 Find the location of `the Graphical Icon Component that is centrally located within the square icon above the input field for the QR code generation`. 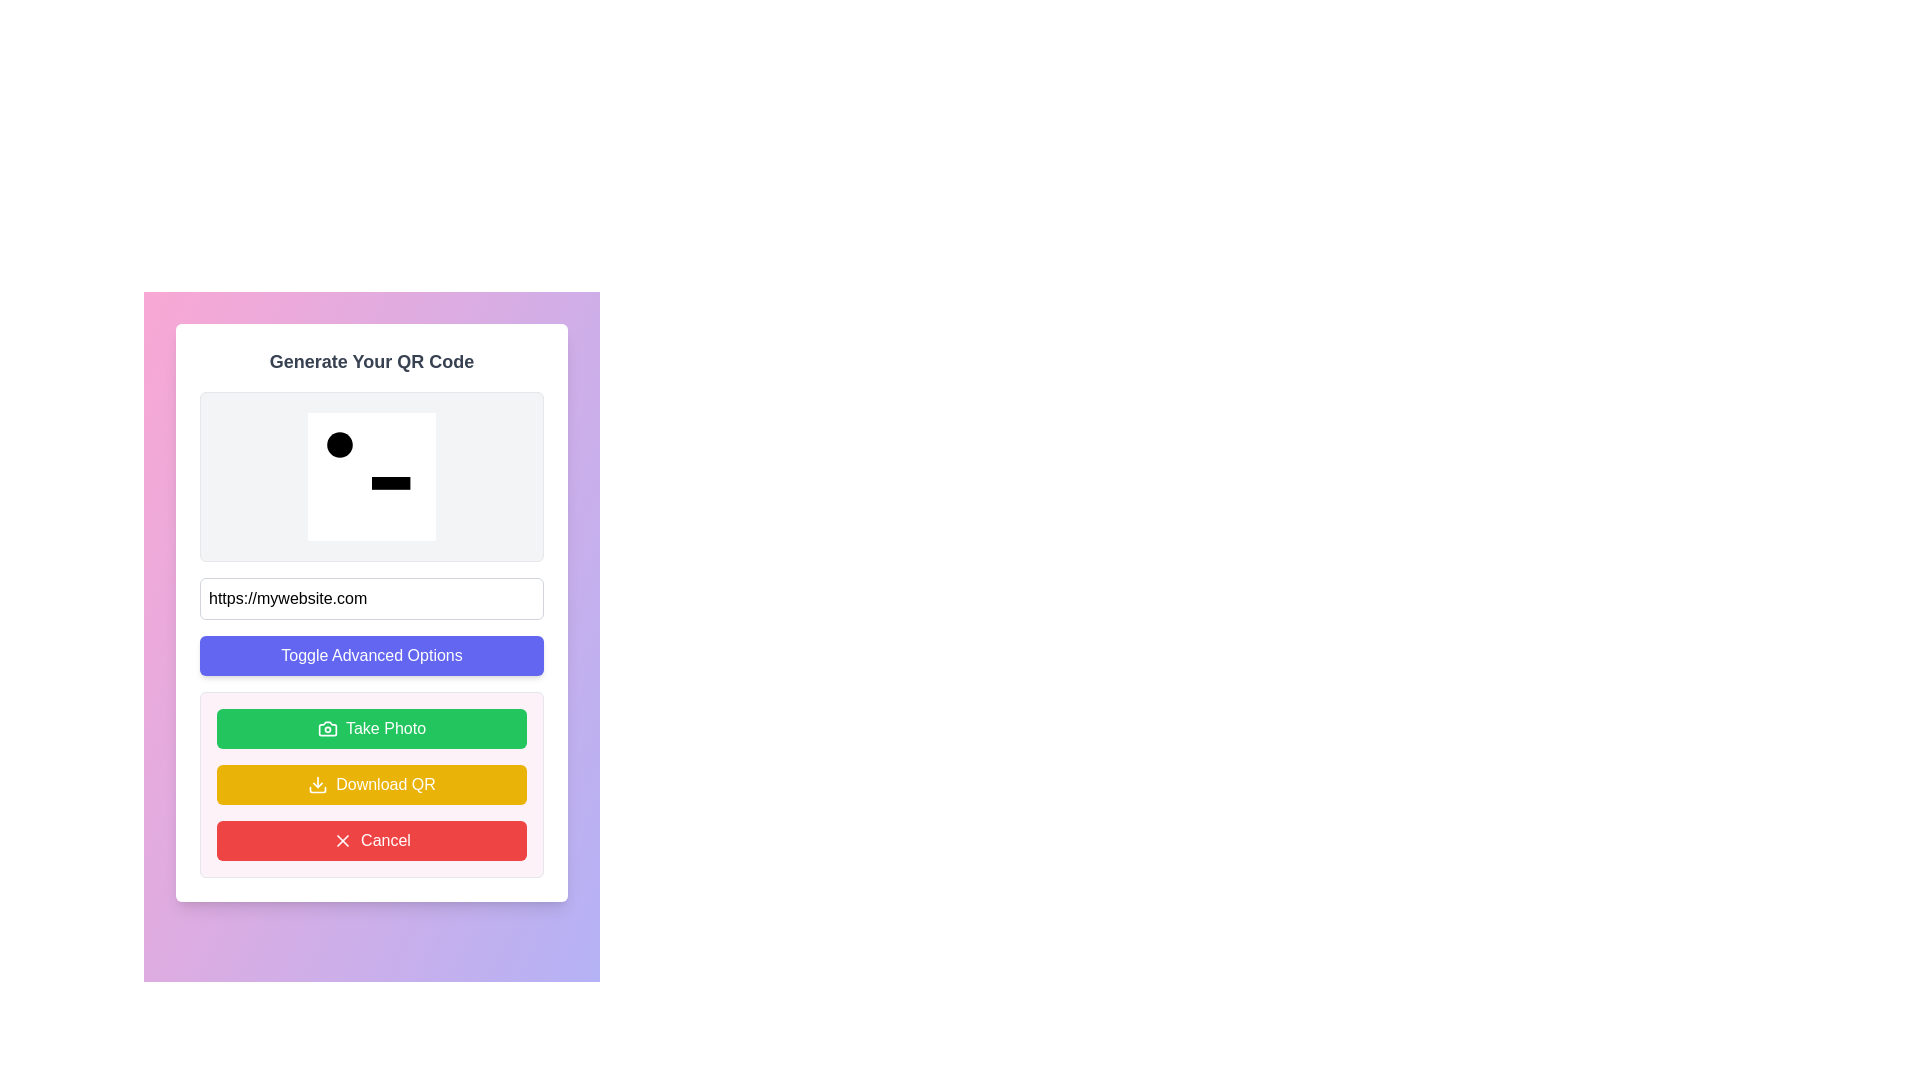

the Graphical Icon Component that is centrally located within the square icon above the input field for the QR code generation is located at coordinates (372, 477).